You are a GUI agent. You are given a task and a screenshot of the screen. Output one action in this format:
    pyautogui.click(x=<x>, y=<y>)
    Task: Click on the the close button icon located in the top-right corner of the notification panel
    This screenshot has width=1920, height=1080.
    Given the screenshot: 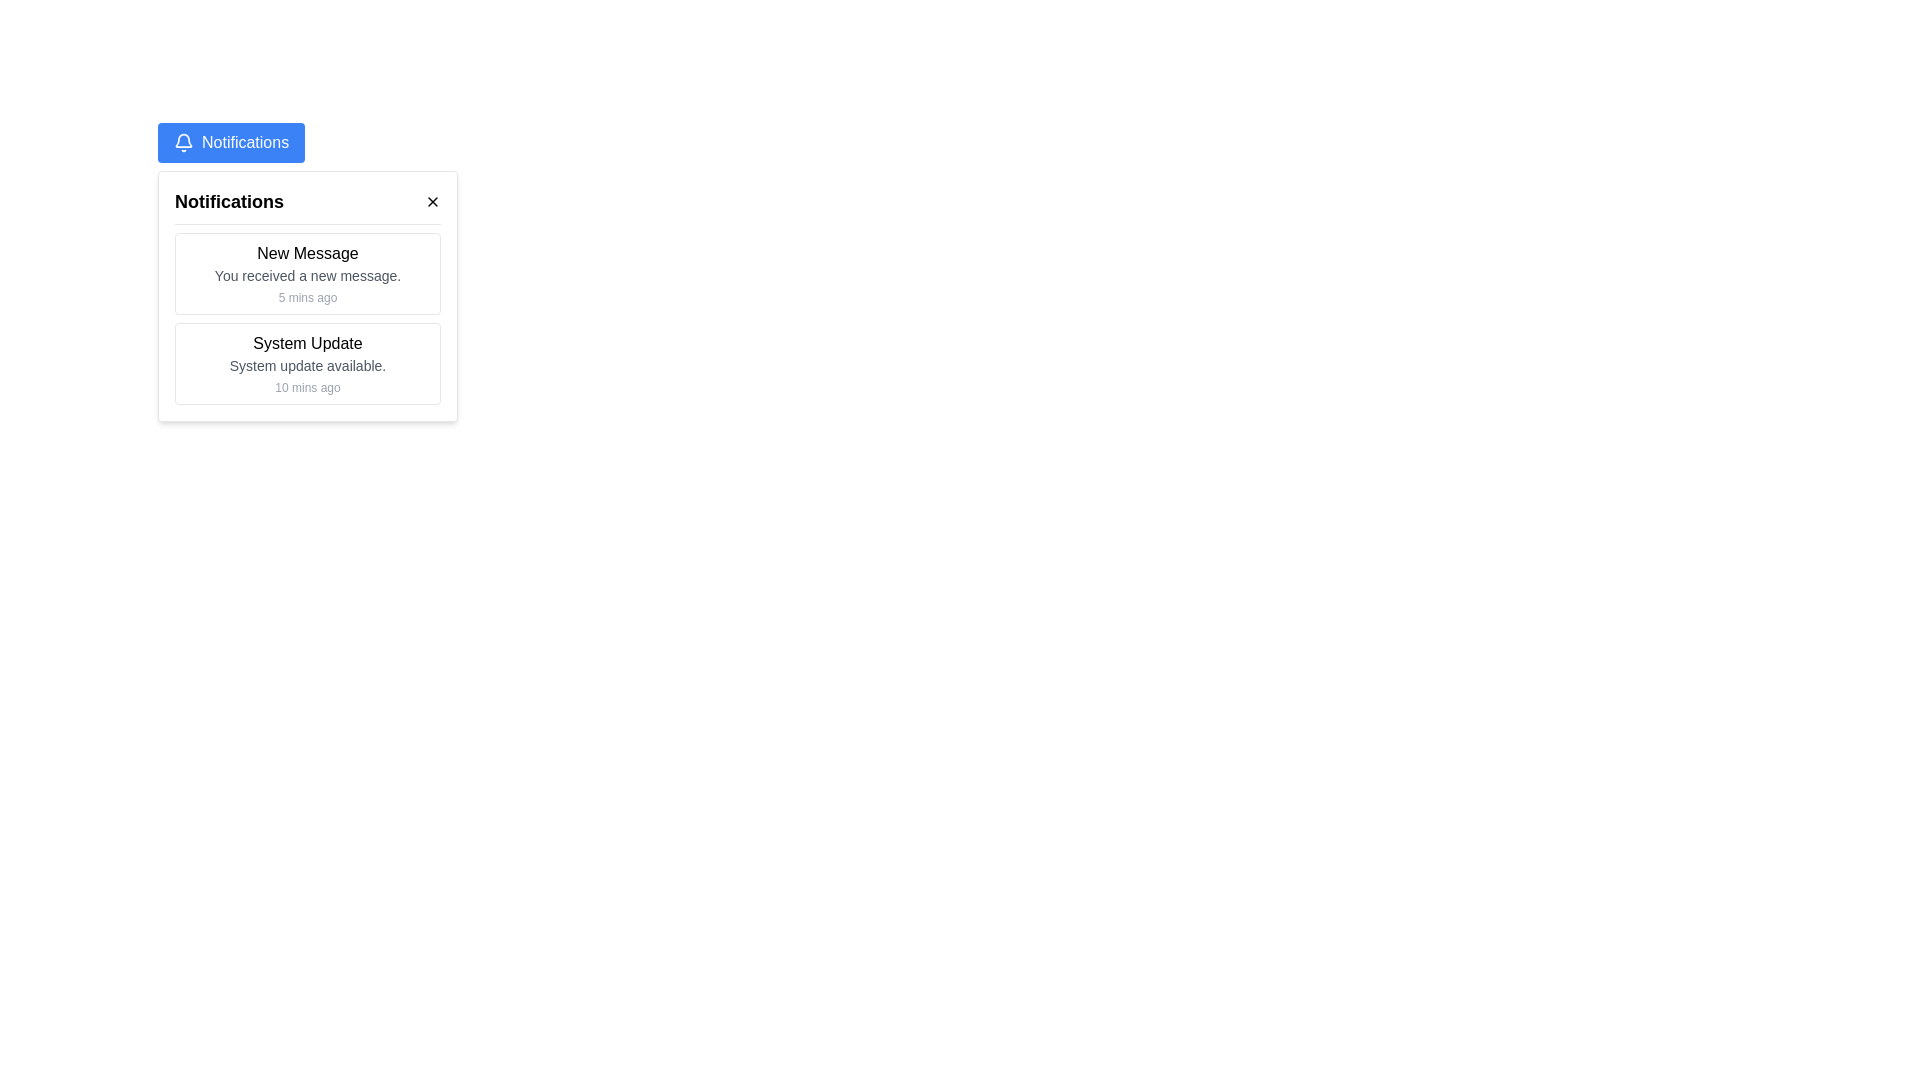 What is the action you would take?
    pyautogui.click(x=431, y=201)
    